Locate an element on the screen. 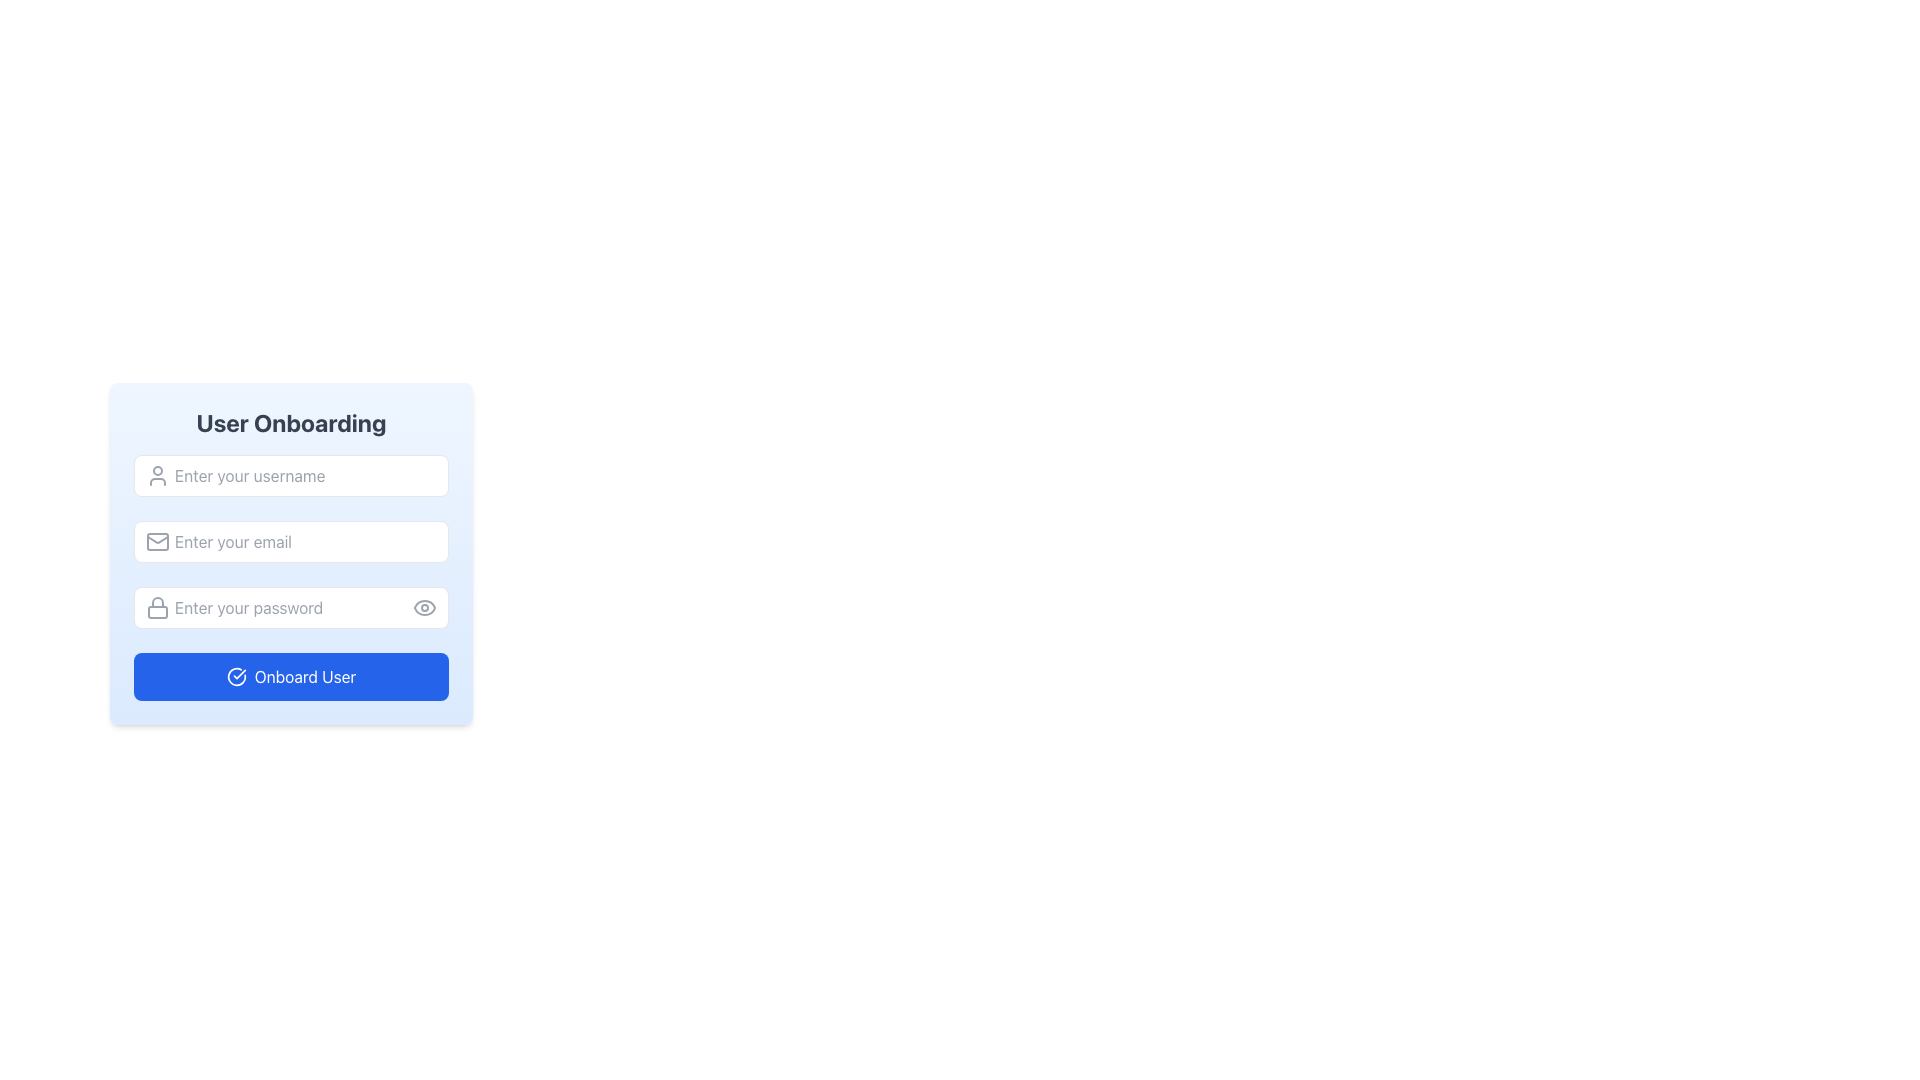 This screenshot has width=1920, height=1080. the email input field located in the 'User Onboarding' section is located at coordinates (290, 542).